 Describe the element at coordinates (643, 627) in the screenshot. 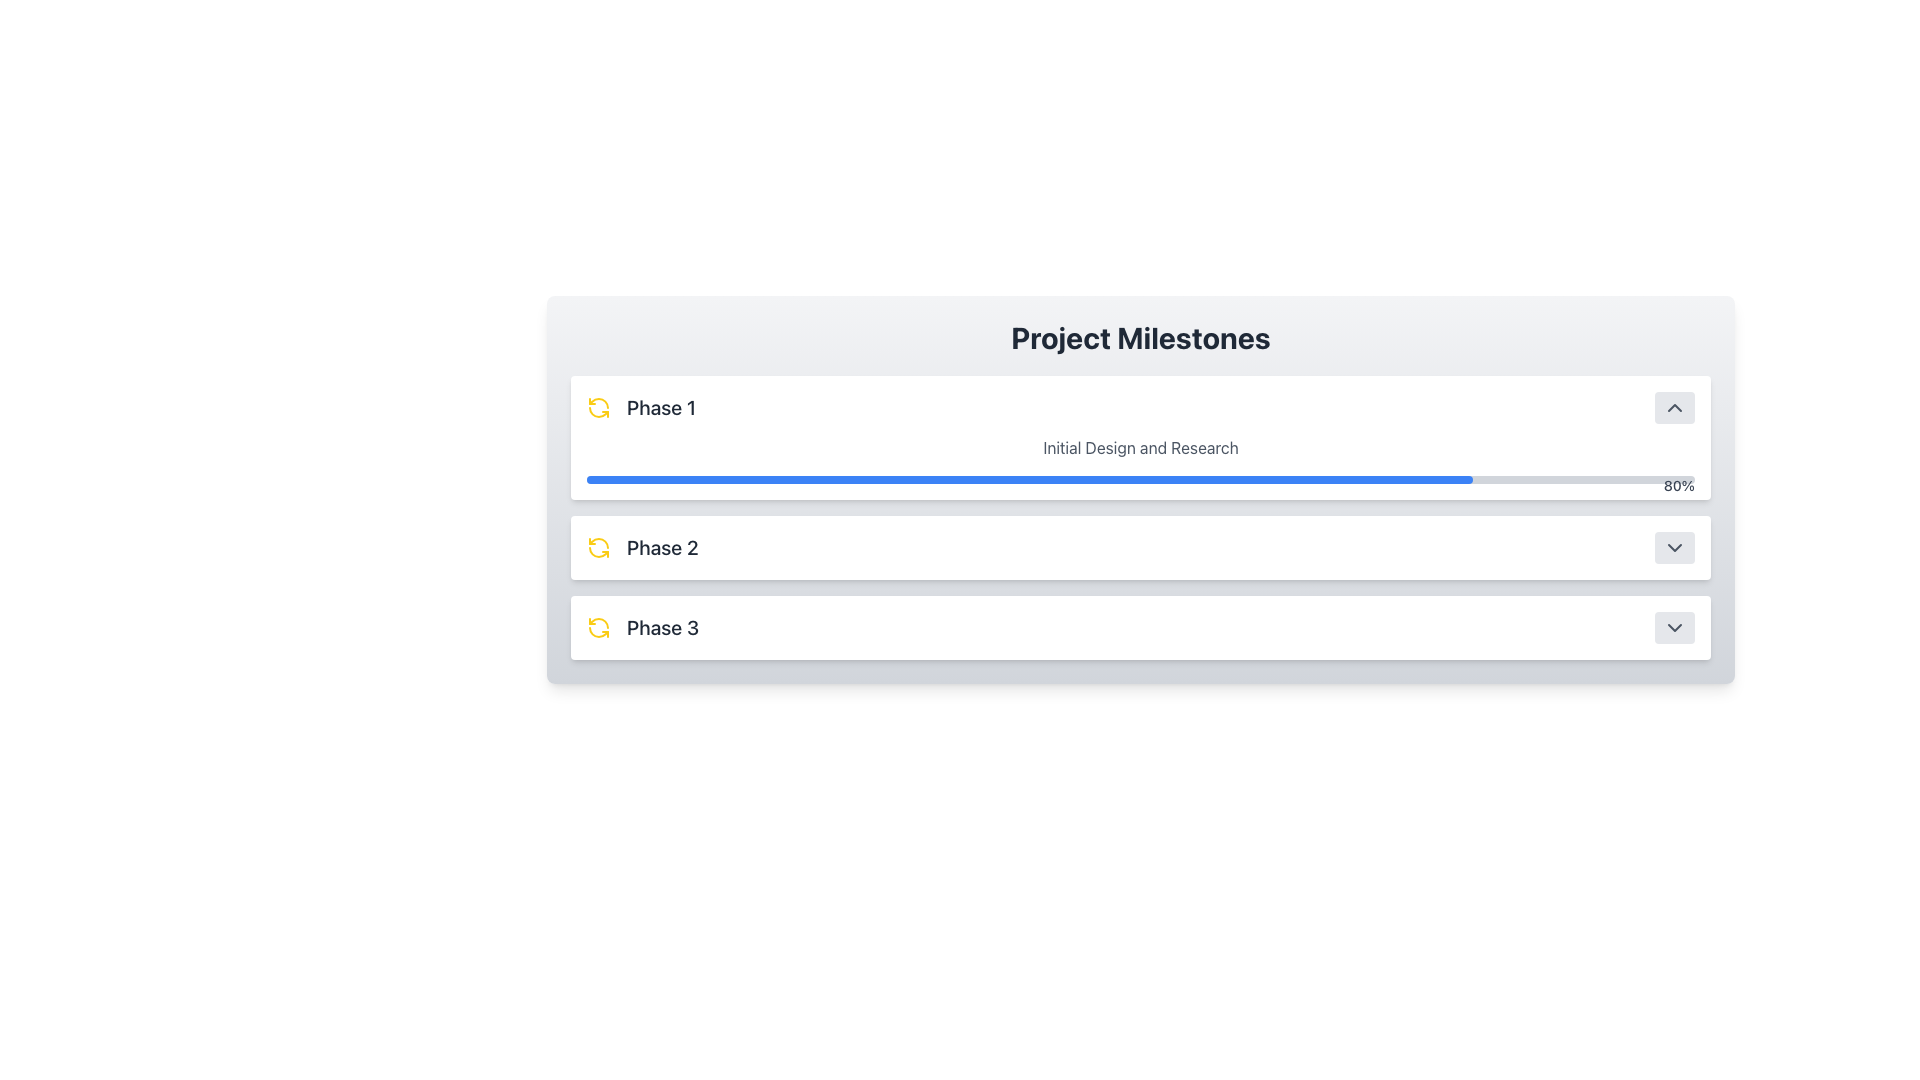

I see `the 'Phase 3' text element with an adjacent refresh icon in yellow, which is the third item in the vertical list under 'Project Milestones'` at that location.